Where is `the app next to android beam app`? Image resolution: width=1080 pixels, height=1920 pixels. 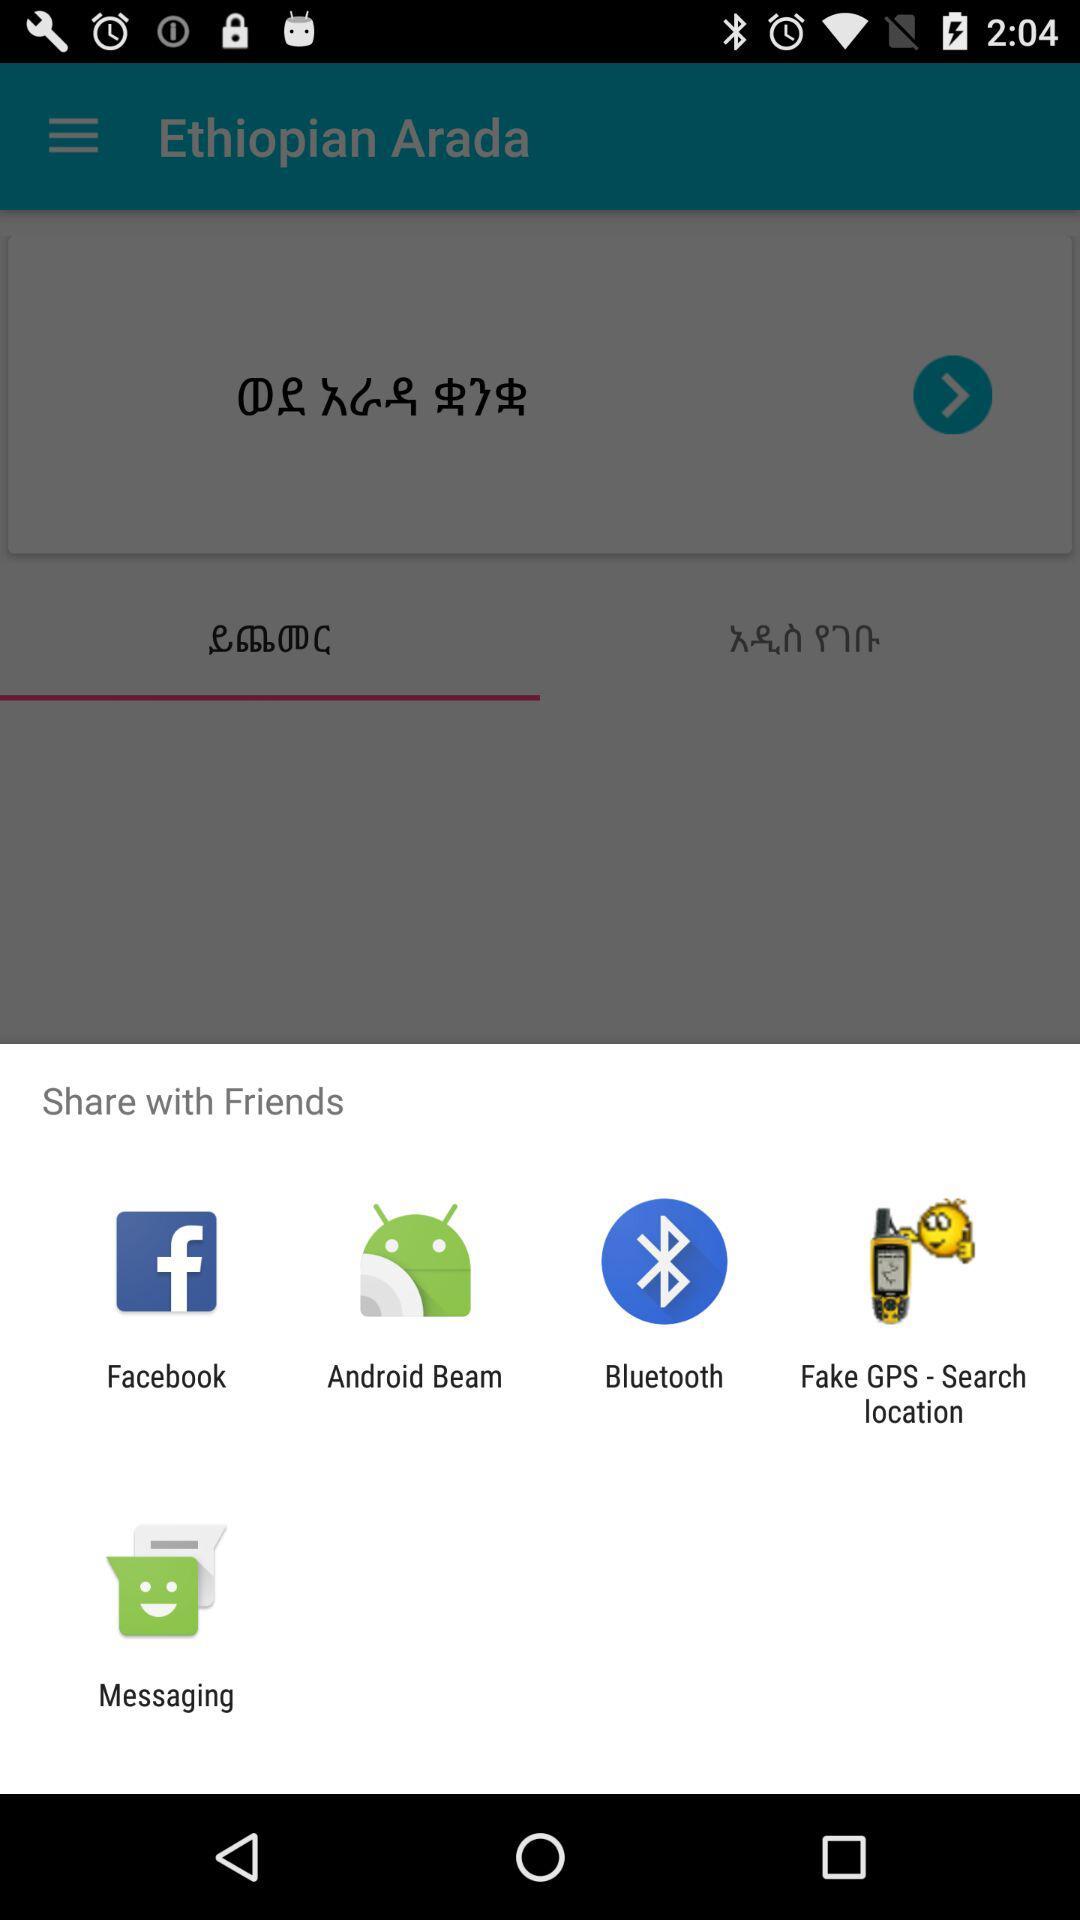 the app next to android beam app is located at coordinates (664, 1392).